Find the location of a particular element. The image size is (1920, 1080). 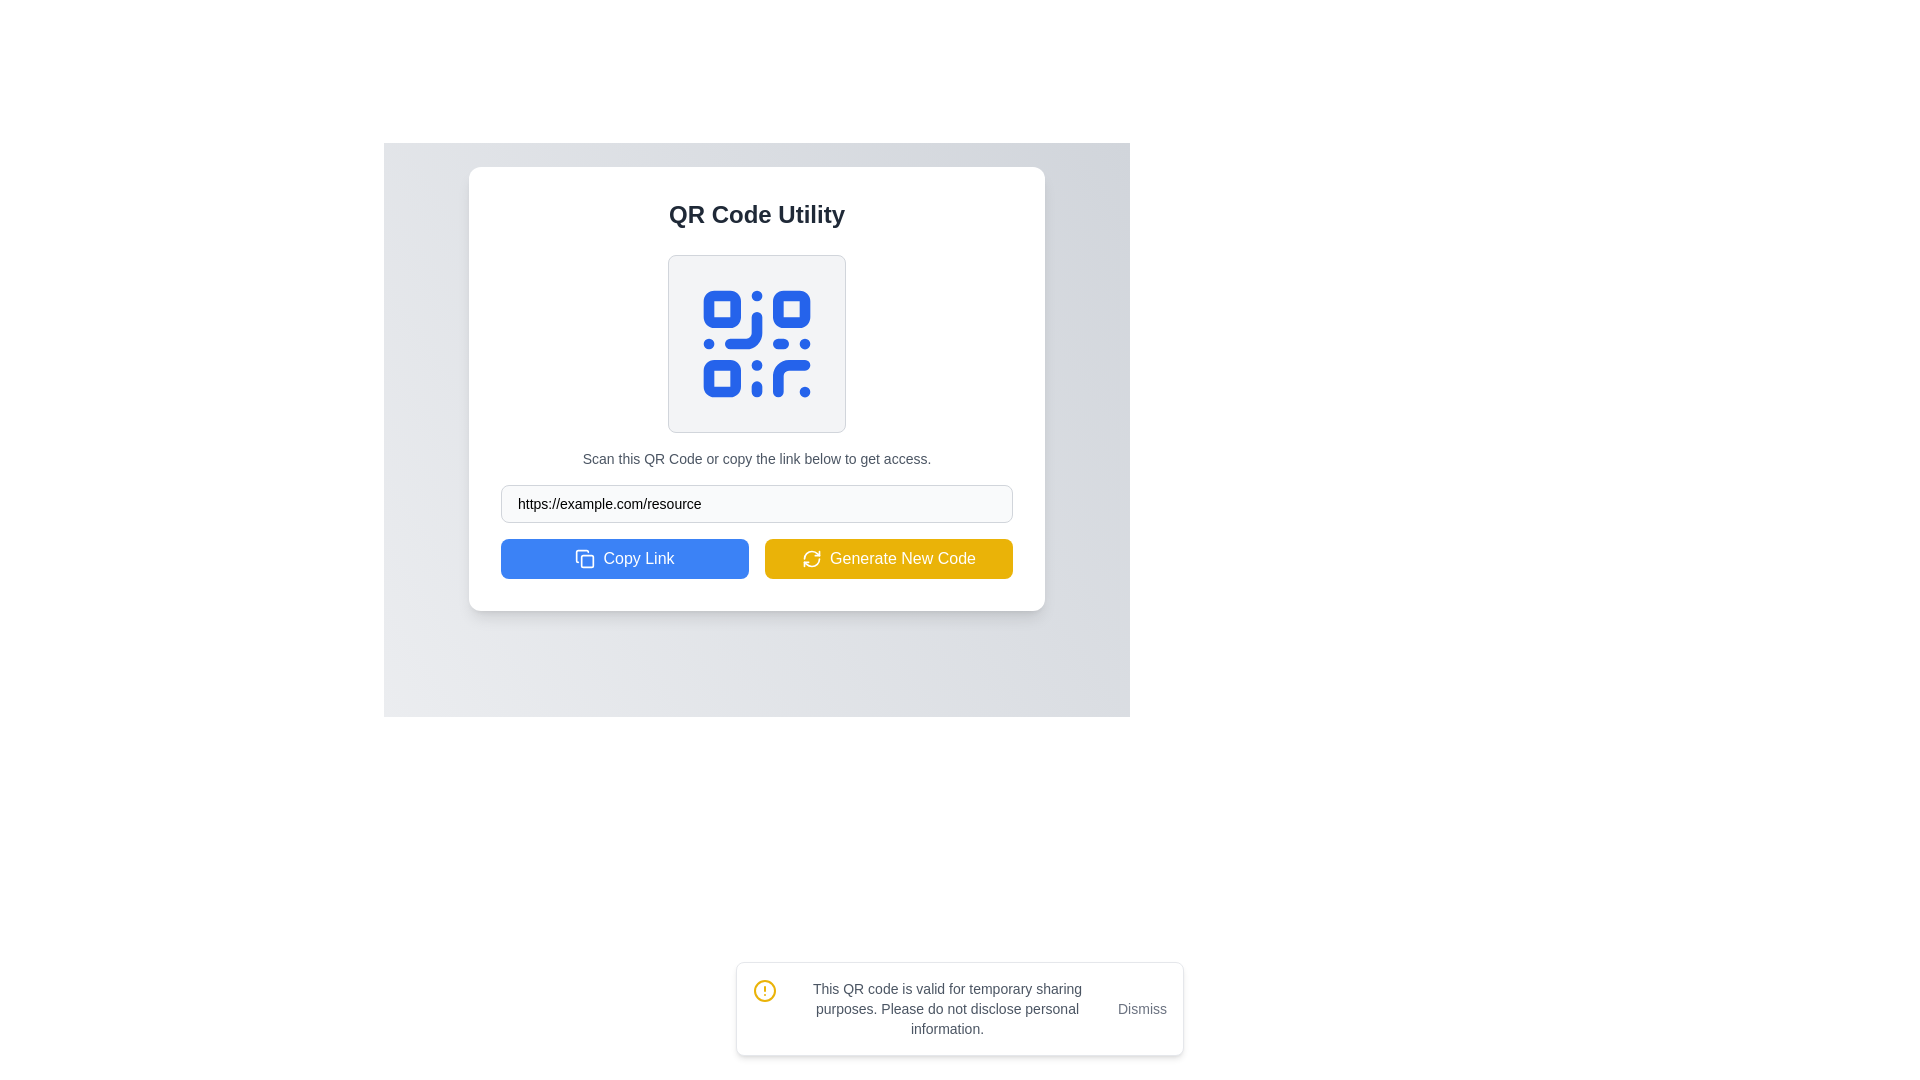

the graphic element that is part of the QR code visual, located towards the left bottom part of the central graphic is located at coordinates (742, 329).